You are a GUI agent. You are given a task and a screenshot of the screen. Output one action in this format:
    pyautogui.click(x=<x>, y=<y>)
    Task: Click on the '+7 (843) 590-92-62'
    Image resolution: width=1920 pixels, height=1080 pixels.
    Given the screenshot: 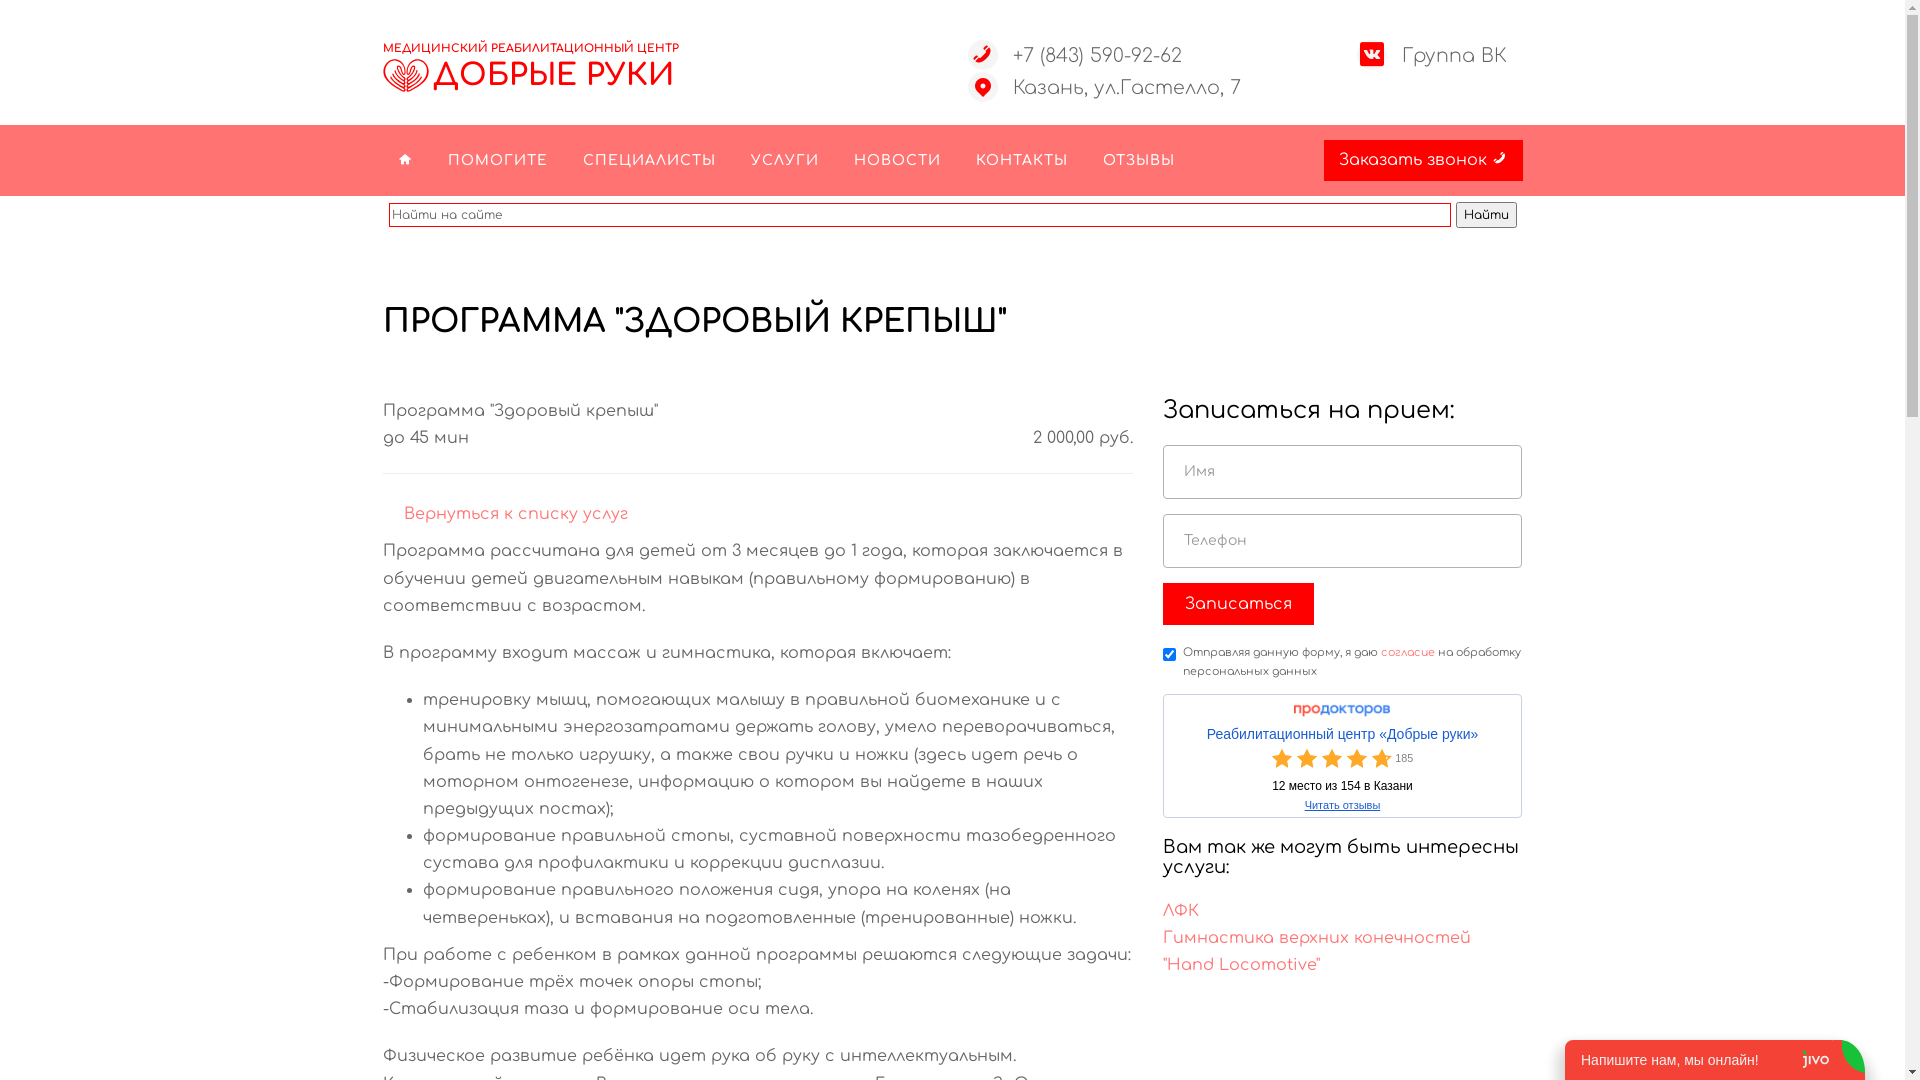 What is the action you would take?
    pyautogui.click(x=1095, y=54)
    